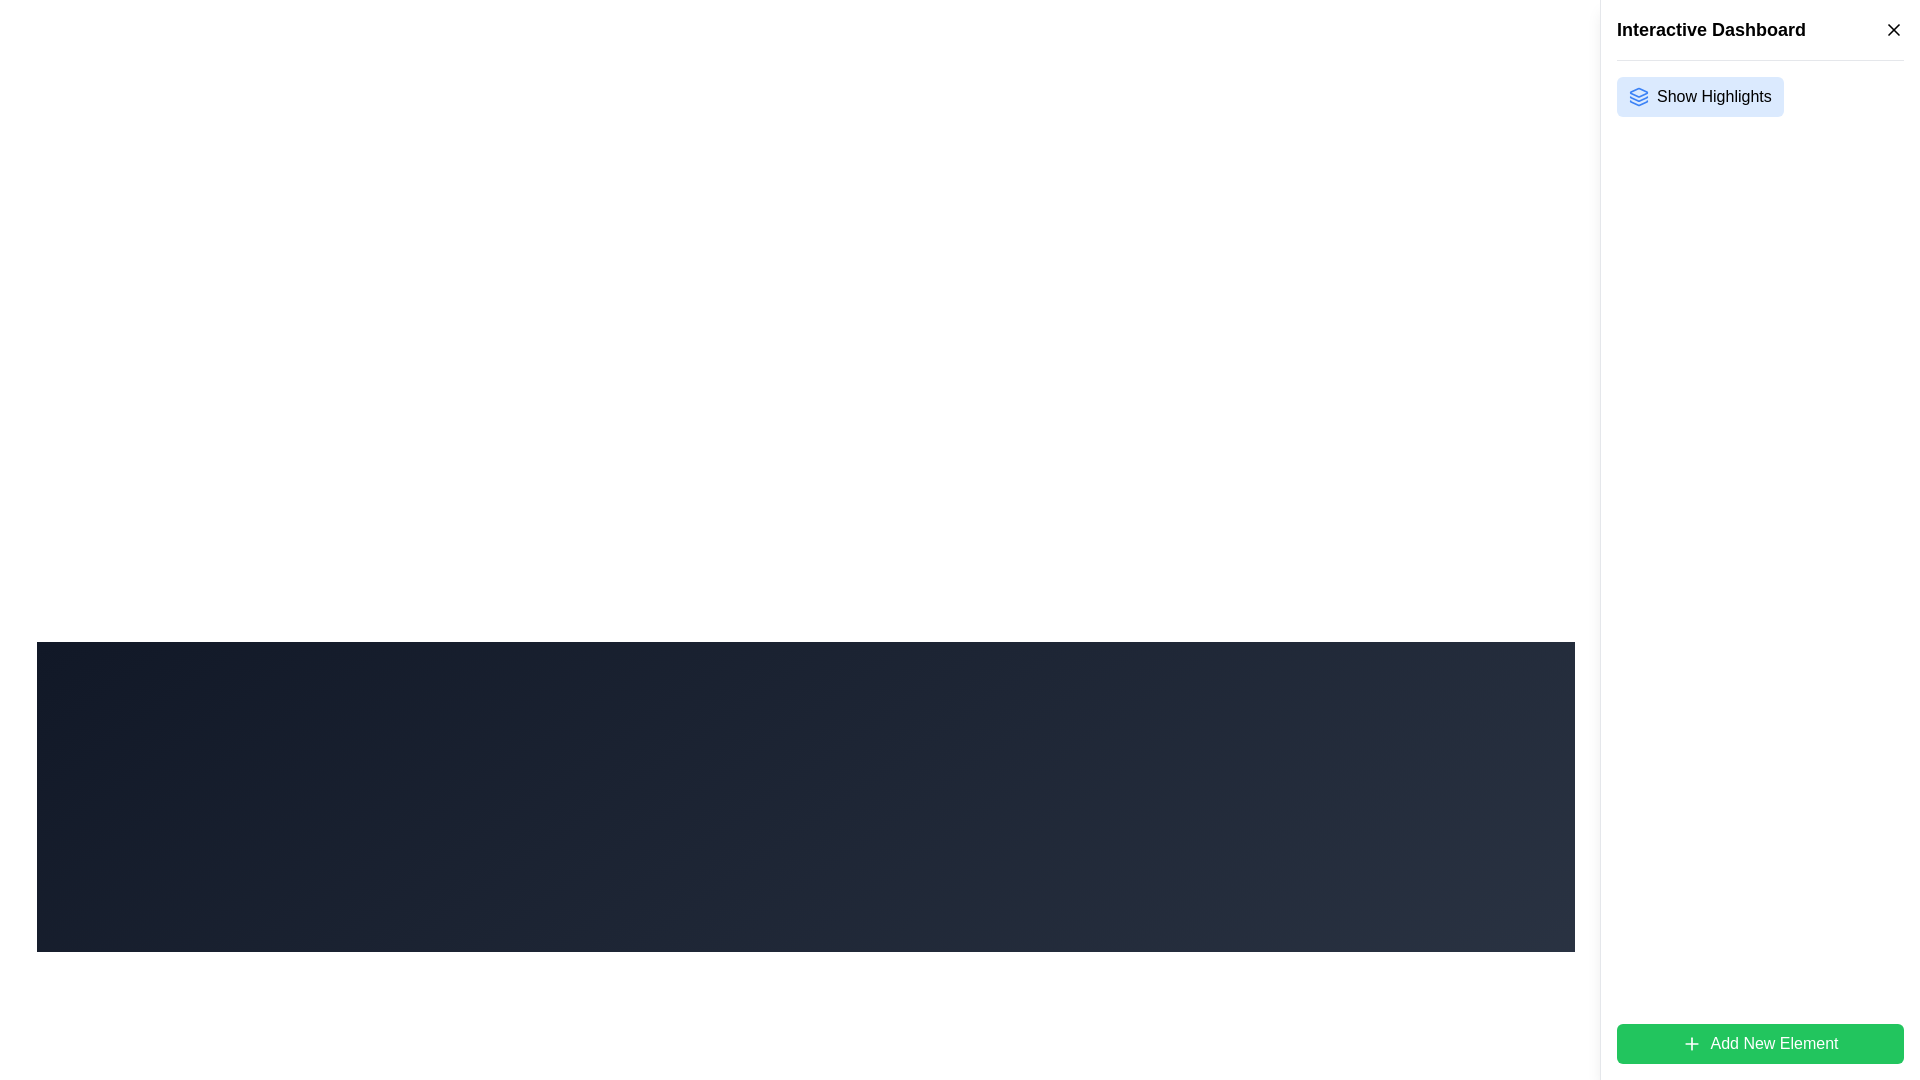 The height and width of the screenshot is (1080, 1920). I want to click on the plus icon within the 'Add New Element' button, so click(1691, 1043).